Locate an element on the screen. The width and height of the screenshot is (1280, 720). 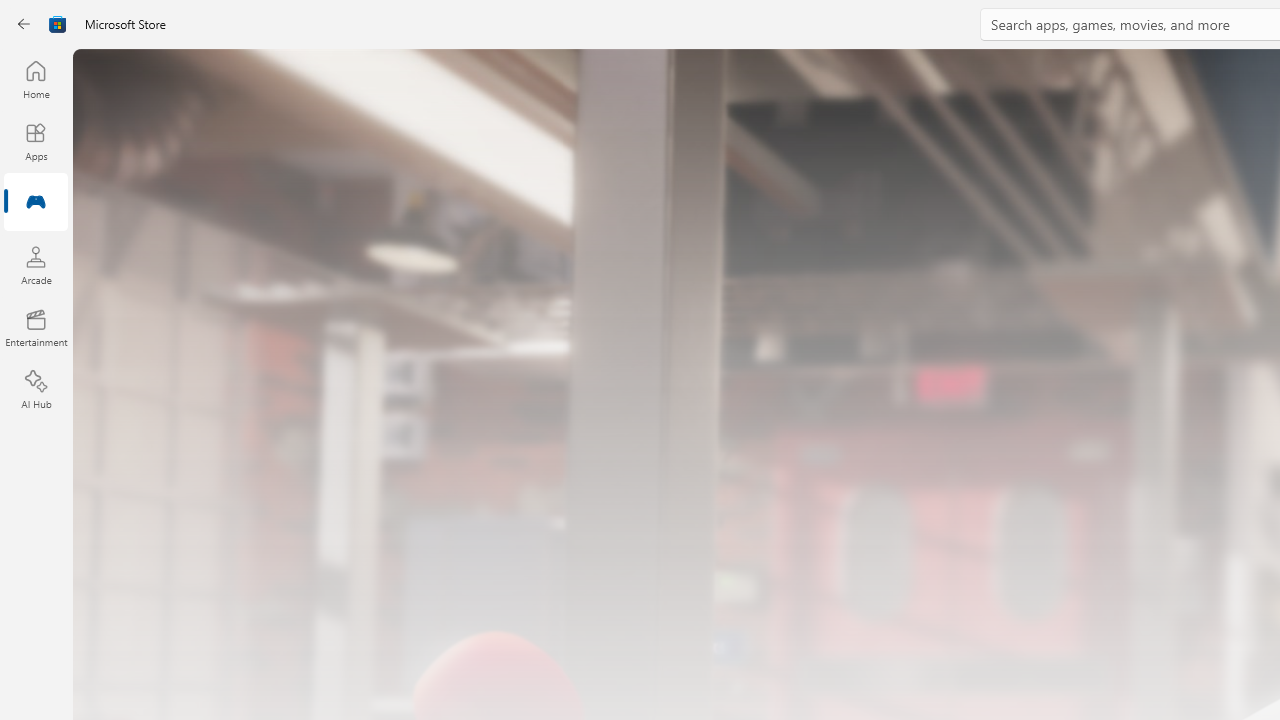
'Home' is located at coordinates (35, 78).